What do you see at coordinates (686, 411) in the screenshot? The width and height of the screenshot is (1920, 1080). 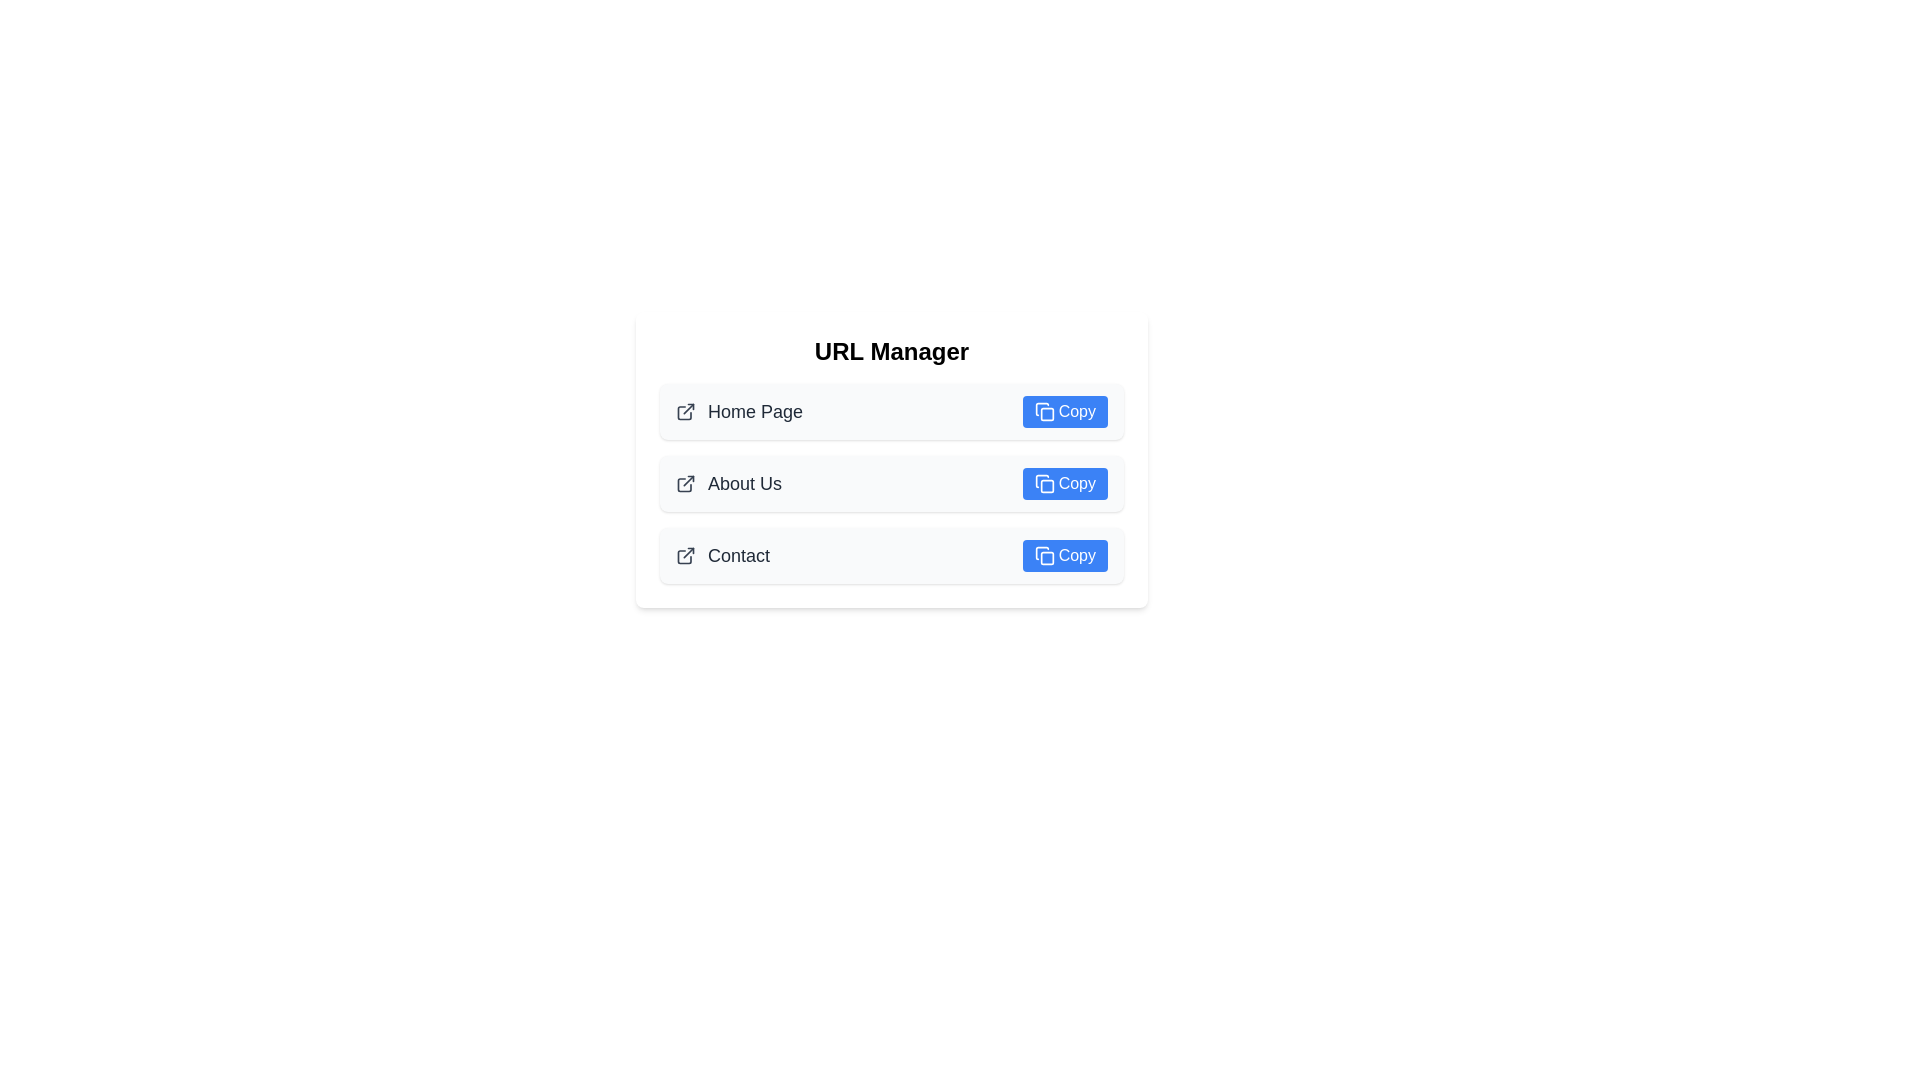 I see `the icon that indicates the 'Home Page' link, which is located to the immediate left of the text 'Home Page'` at bounding box center [686, 411].